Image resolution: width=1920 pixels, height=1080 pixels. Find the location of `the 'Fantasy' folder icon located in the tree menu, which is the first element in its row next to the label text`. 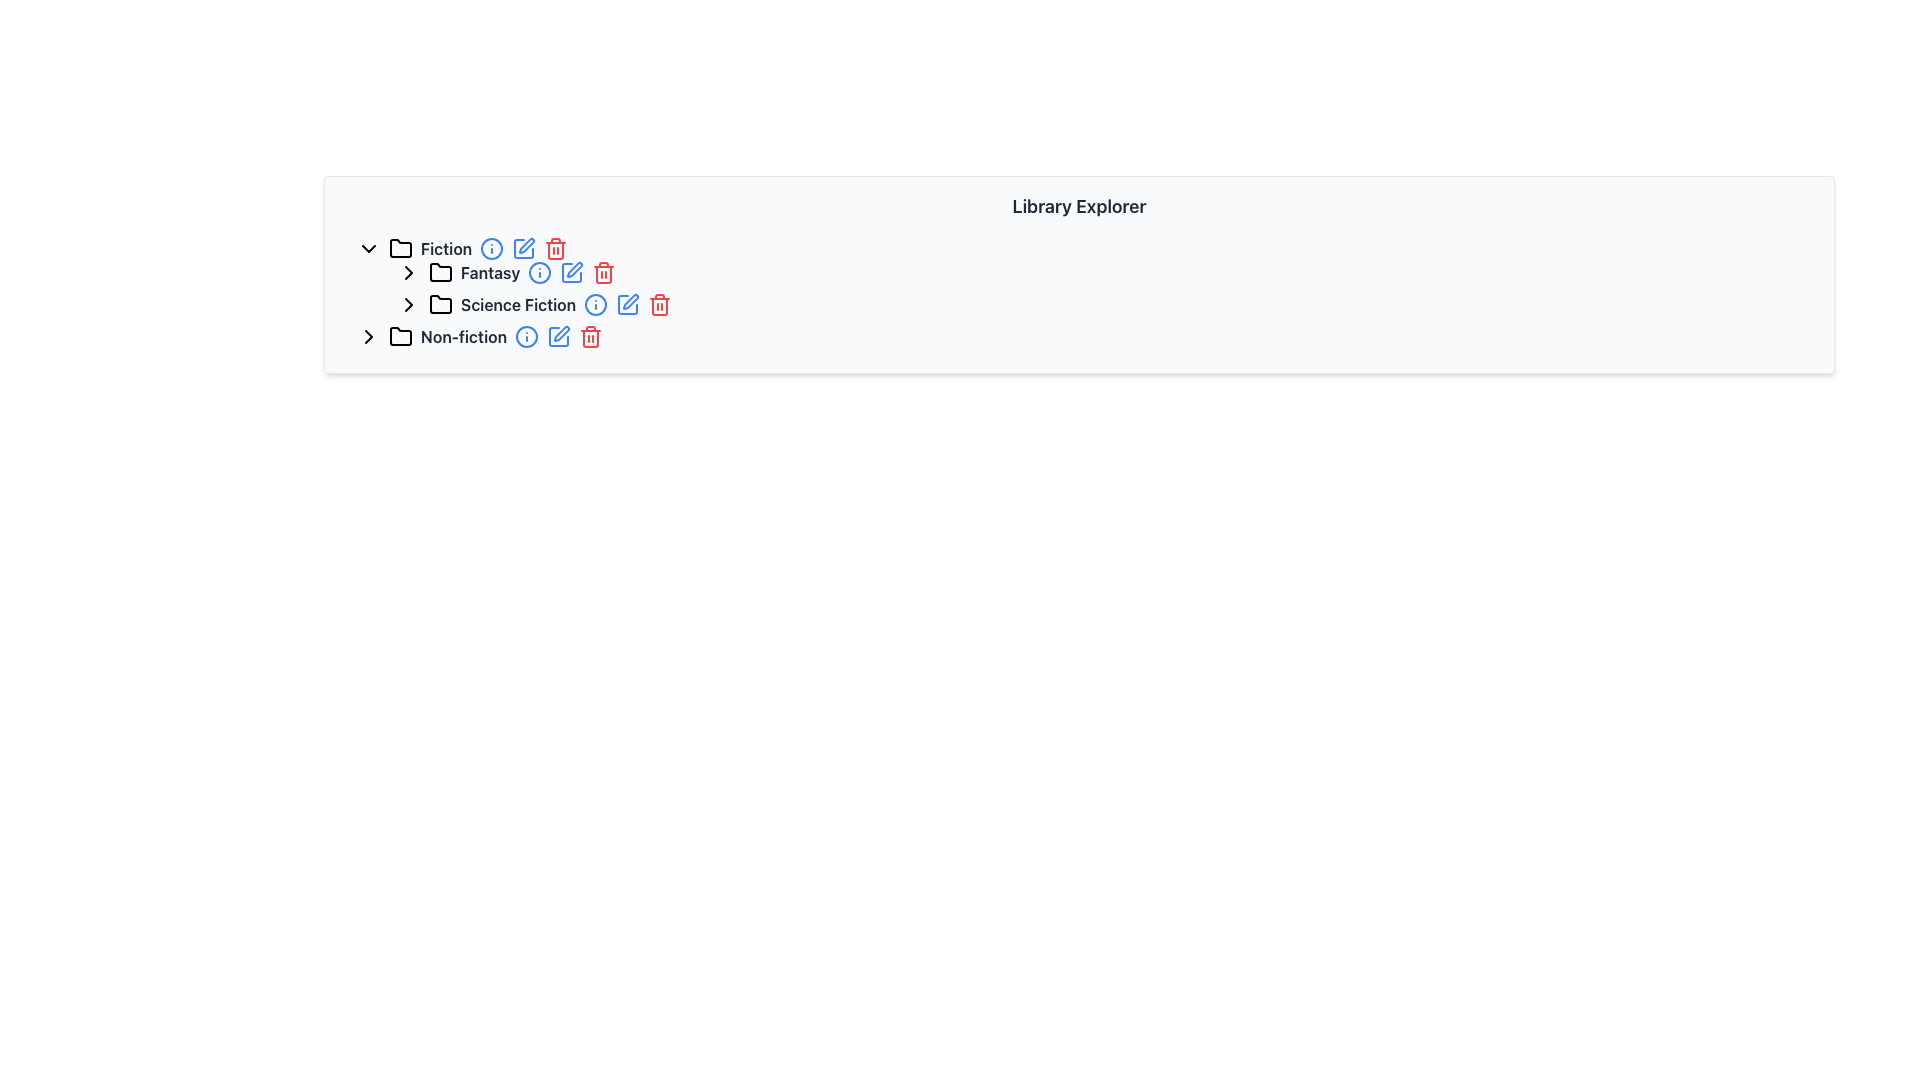

the 'Fantasy' folder icon located in the tree menu, which is the first element in its row next to the label text is located at coordinates (440, 273).